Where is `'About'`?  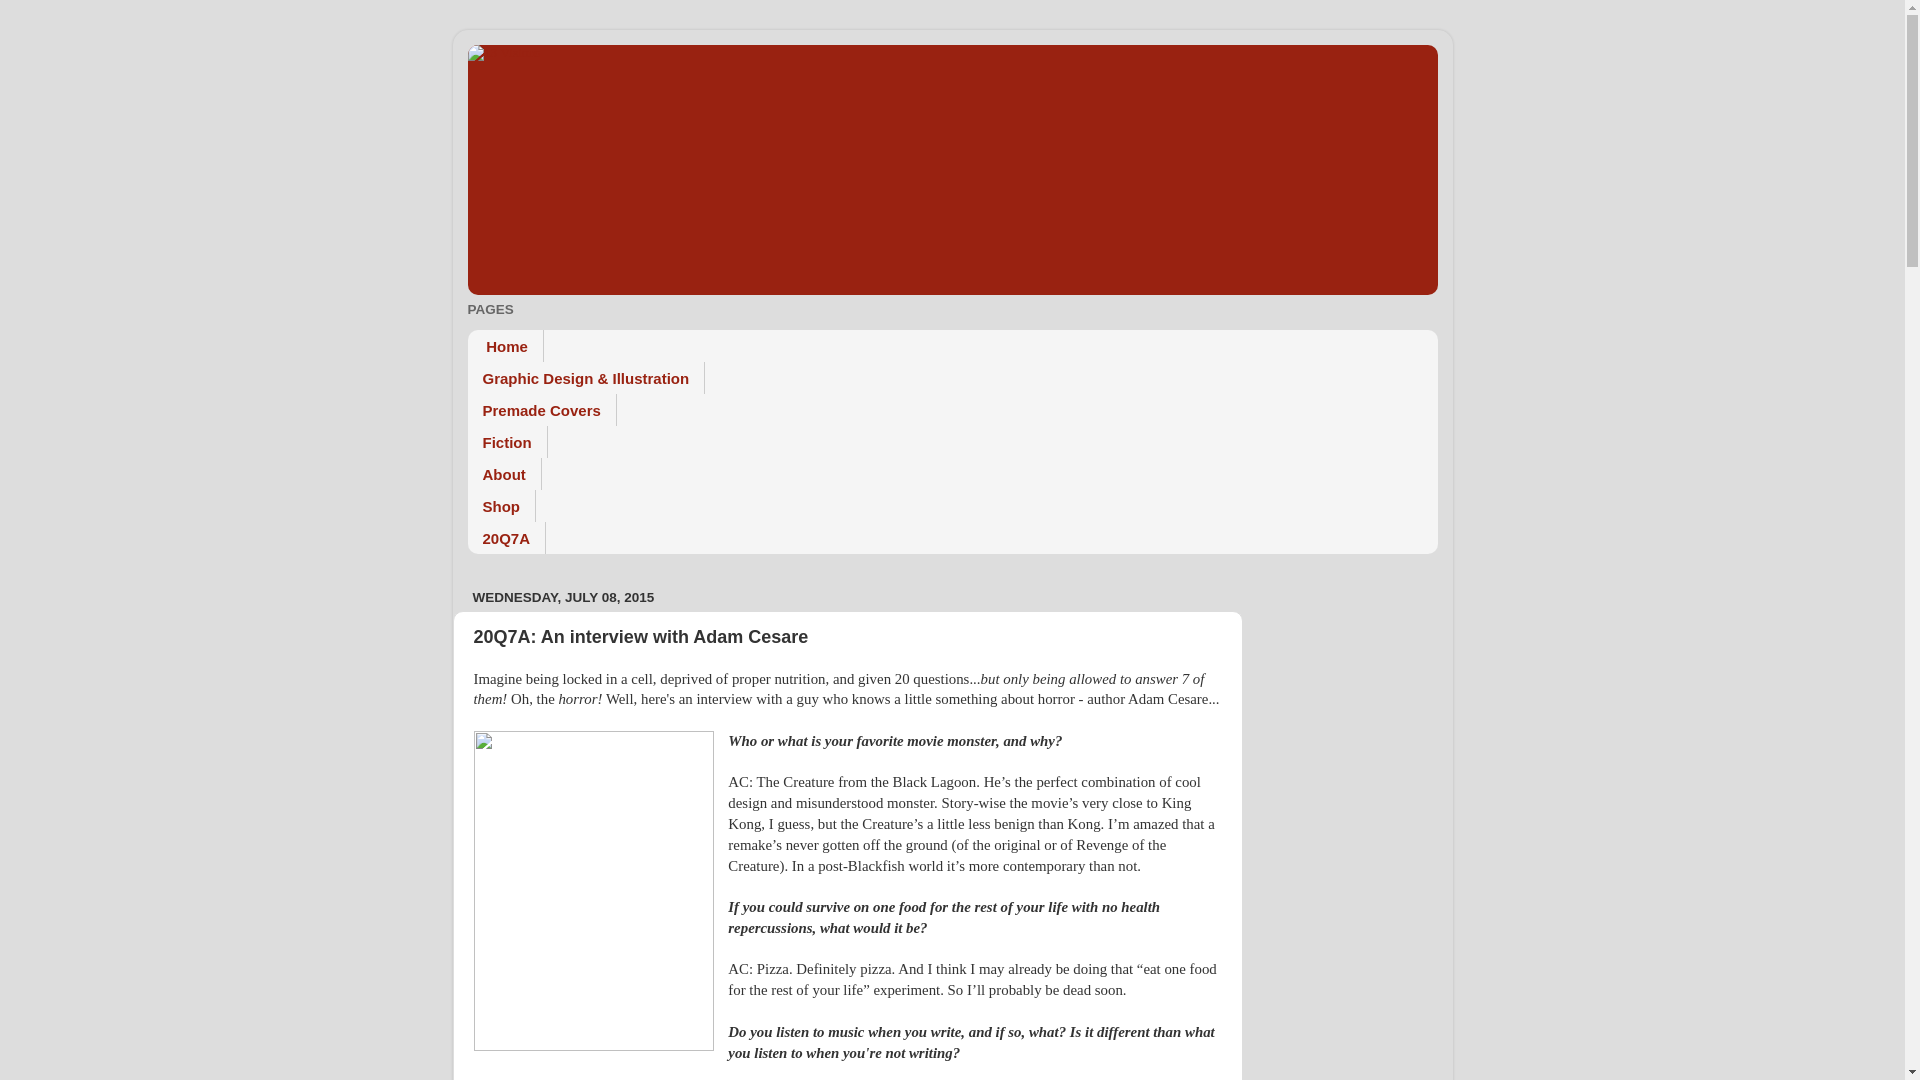
'About' is located at coordinates (504, 474).